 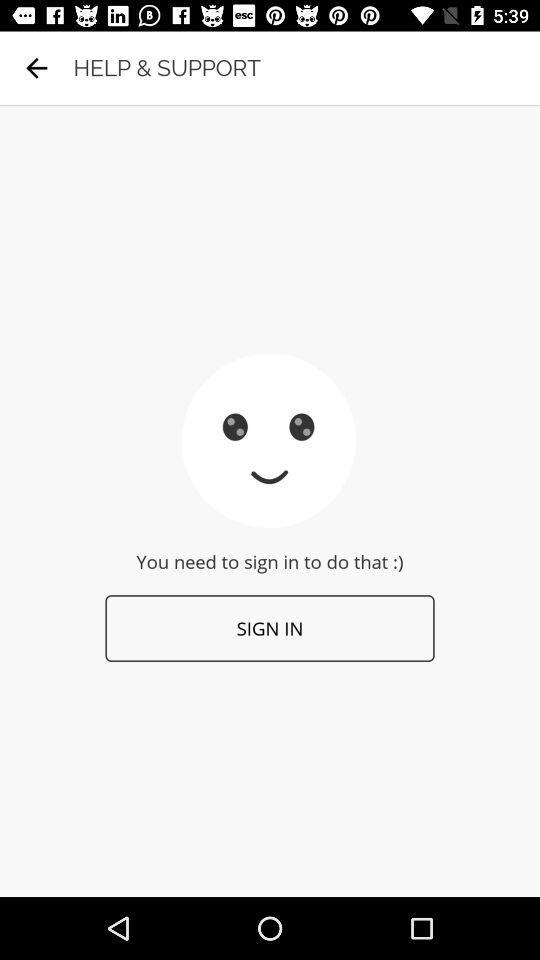 I want to click on icon above the you need to, so click(x=36, y=68).